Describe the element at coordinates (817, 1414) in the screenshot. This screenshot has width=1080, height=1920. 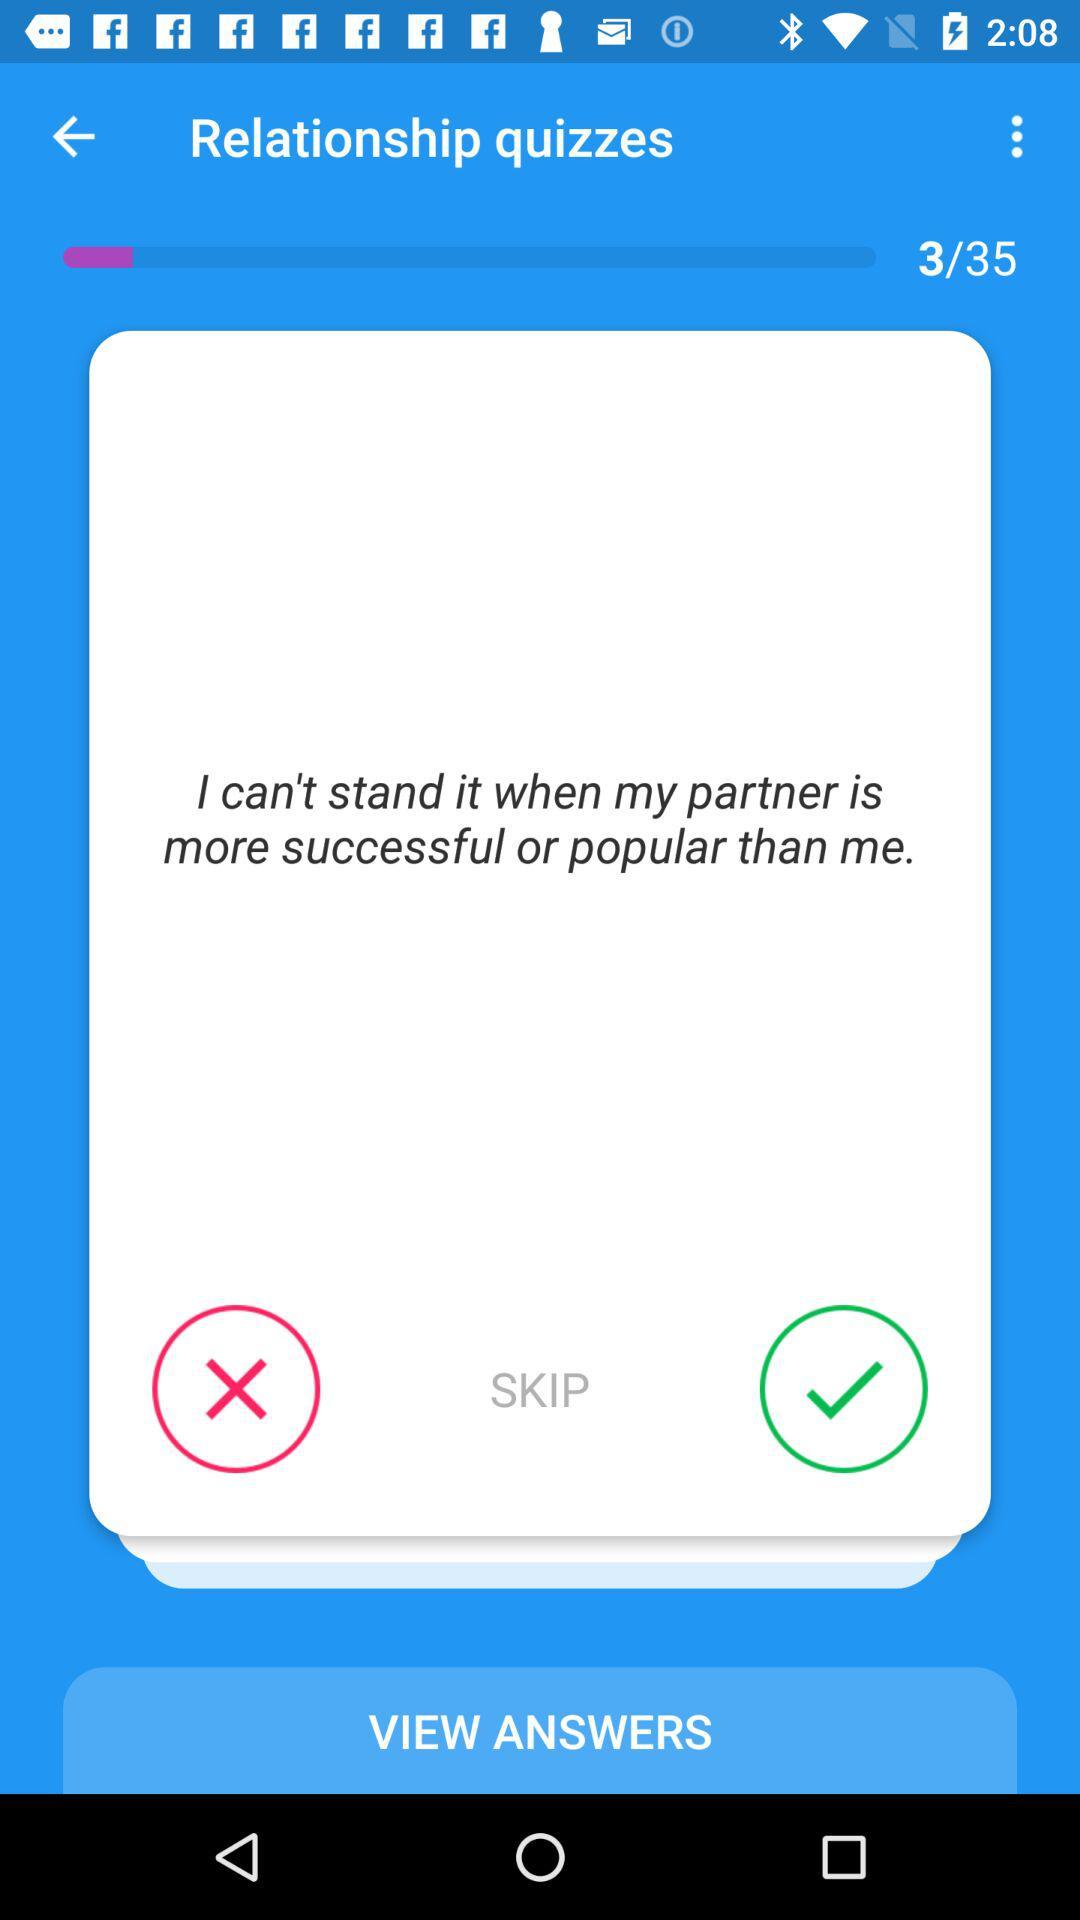
I see `the check icon` at that location.